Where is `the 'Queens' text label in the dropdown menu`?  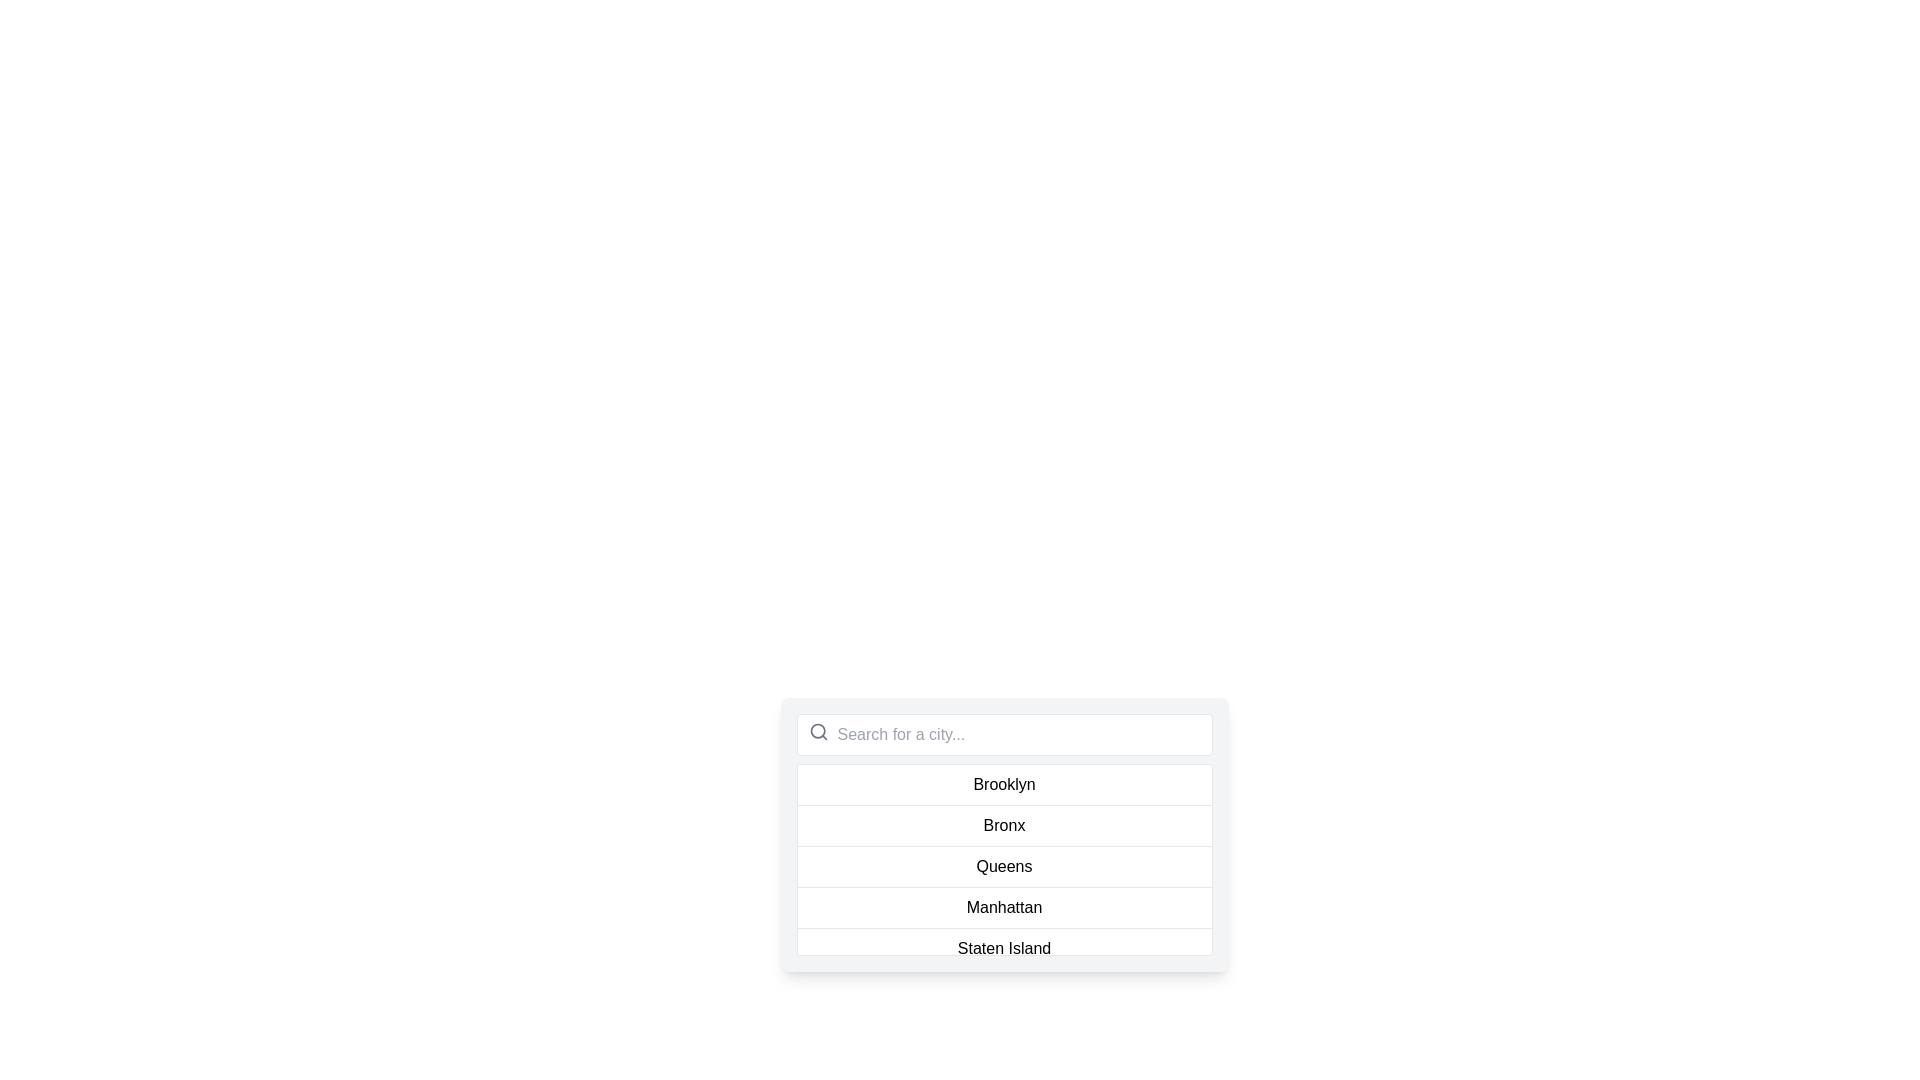 the 'Queens' text label in the dropdown menu is located at coordinates (1004, 865).